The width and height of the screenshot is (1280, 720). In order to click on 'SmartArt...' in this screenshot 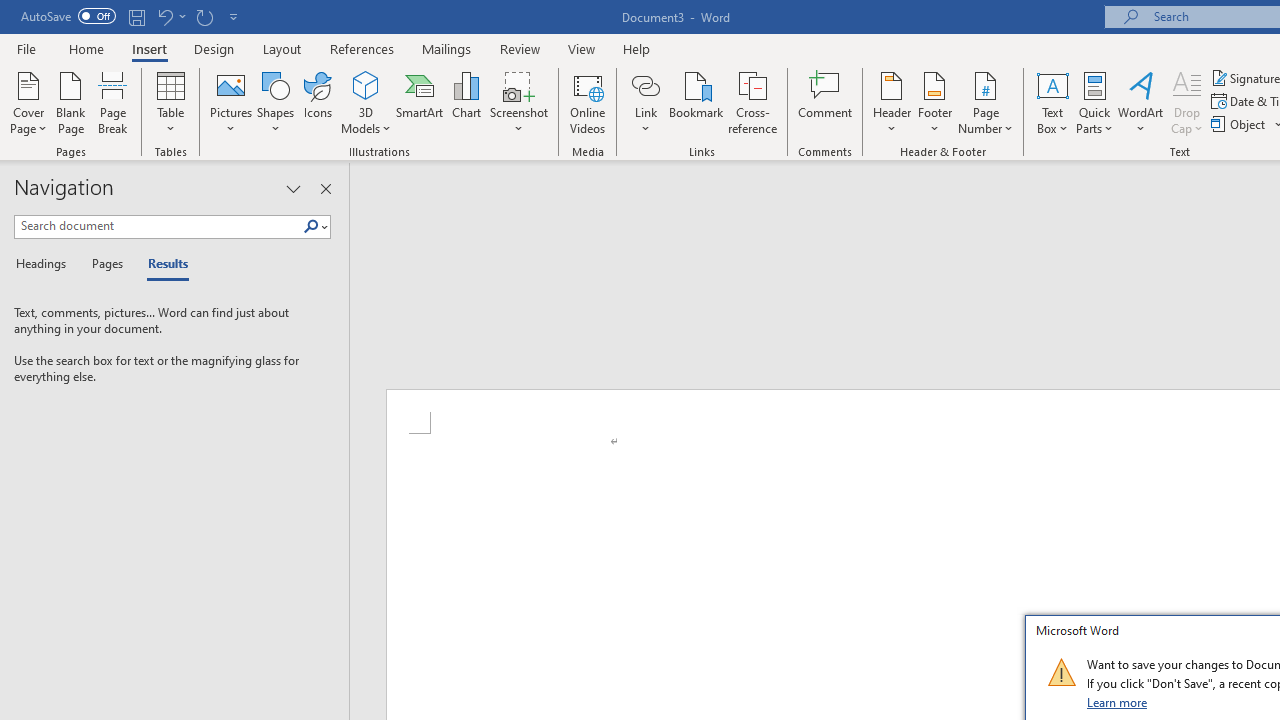, I will do `click(418, 103)`.